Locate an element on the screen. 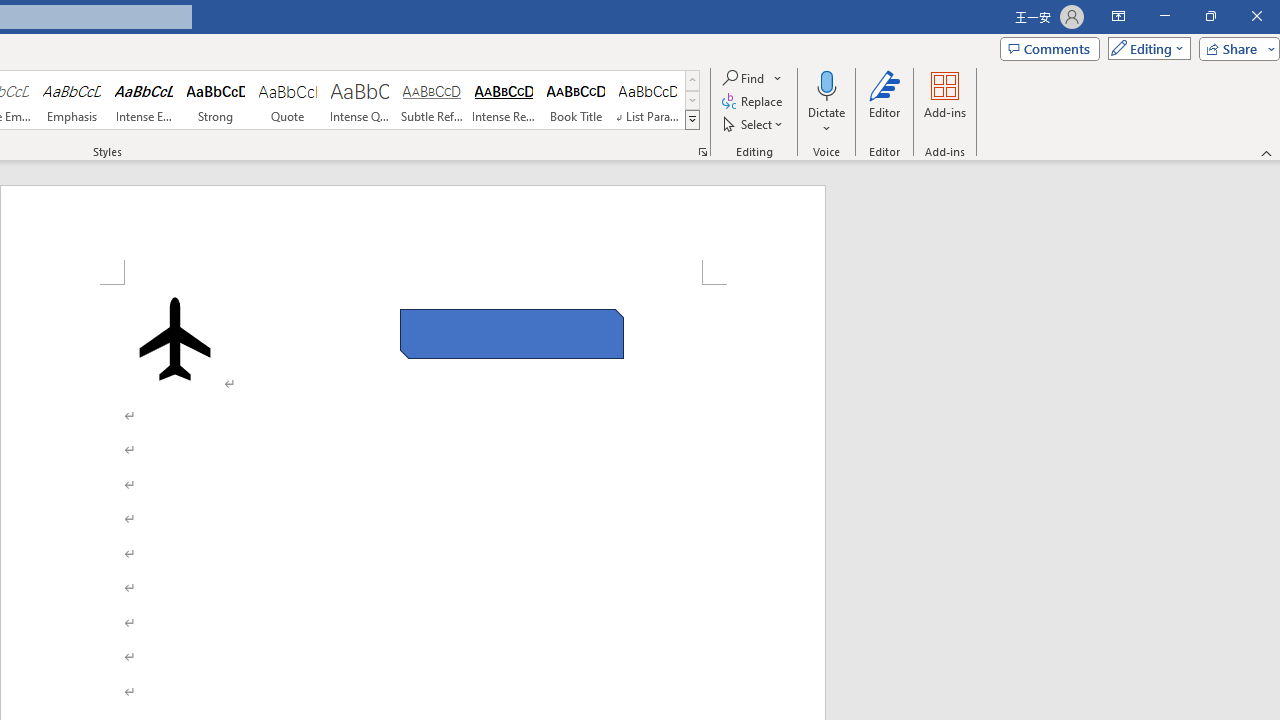 The image size is (1280, 720). 'Intense Quote' is located at coordinates (359, 100).